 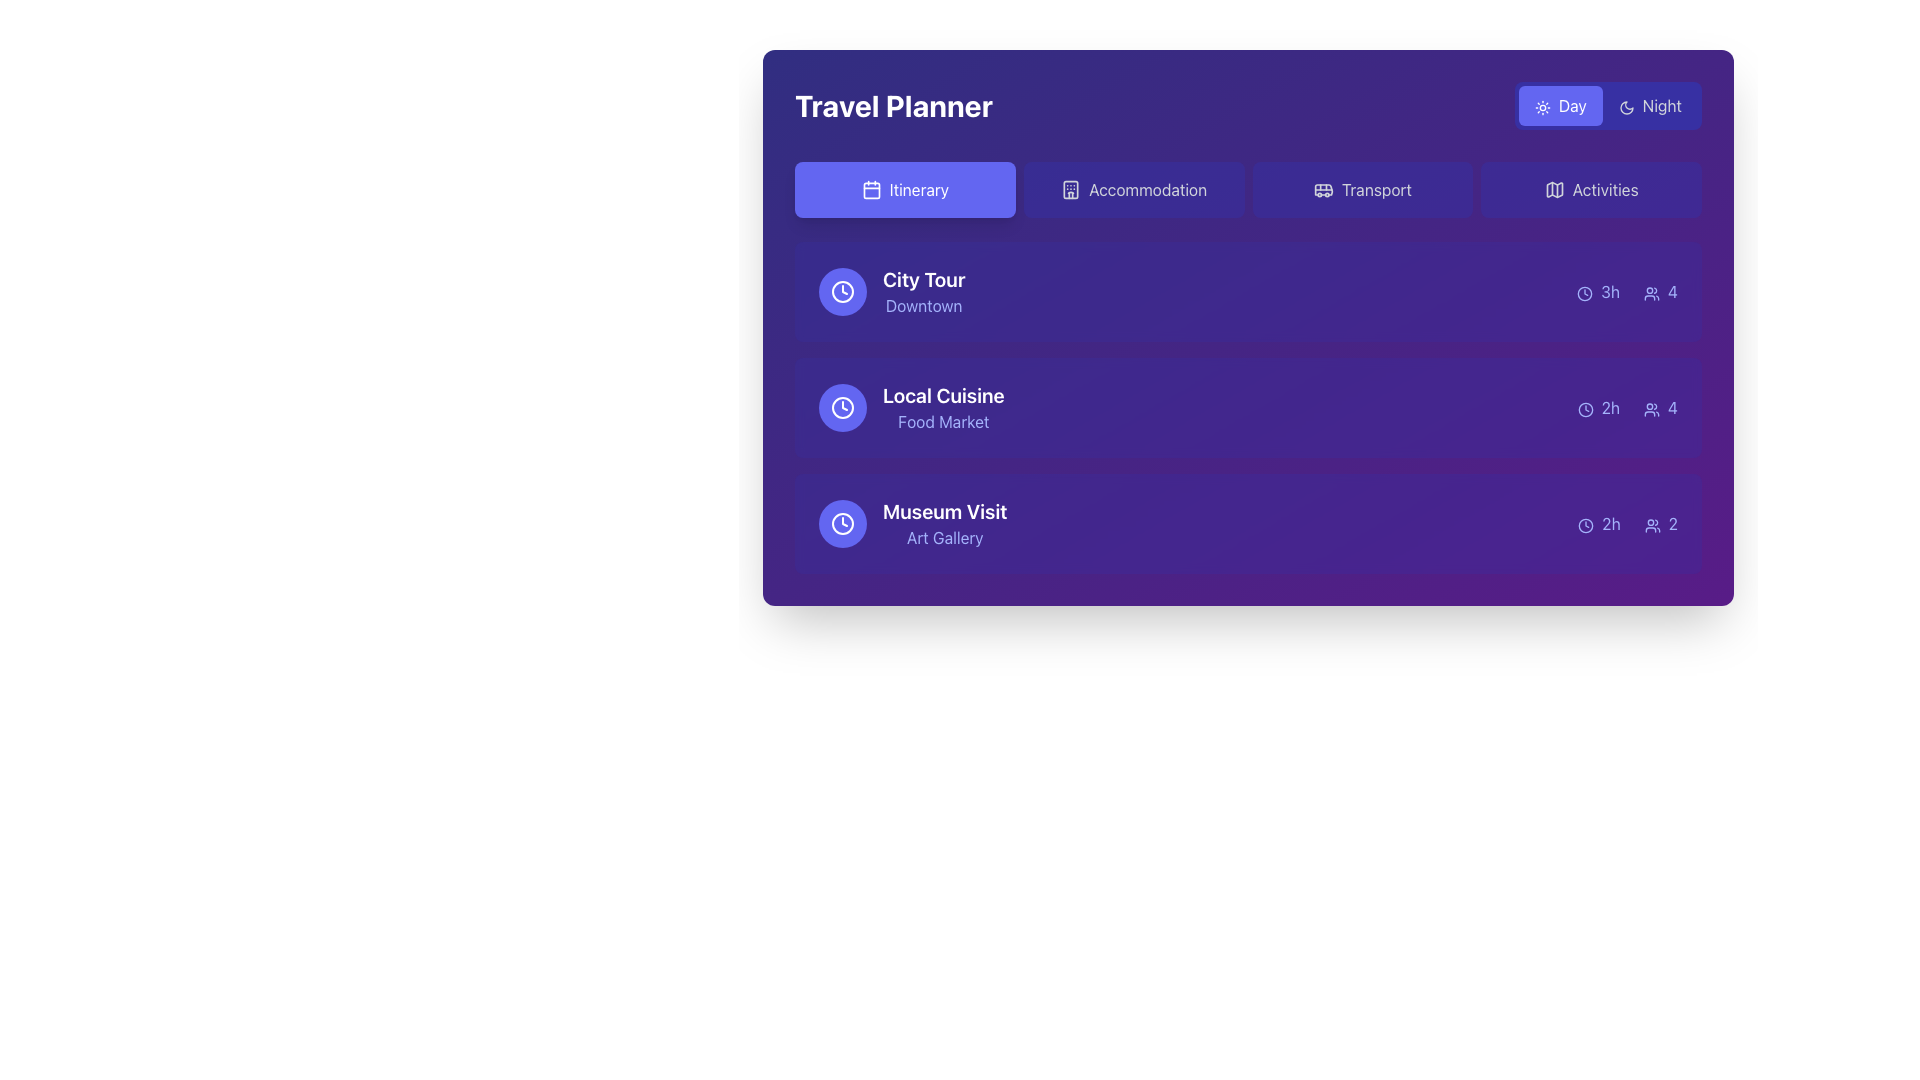 What do you see at coordinates (1247, 523) in the screenshot?
I see `the third informational card in the 'Travel Planner' section, which displays details about a museum visit itinerary, located between 'Local Cuisine' and 'Museum Visit'` at bounding box center [1247, 523].